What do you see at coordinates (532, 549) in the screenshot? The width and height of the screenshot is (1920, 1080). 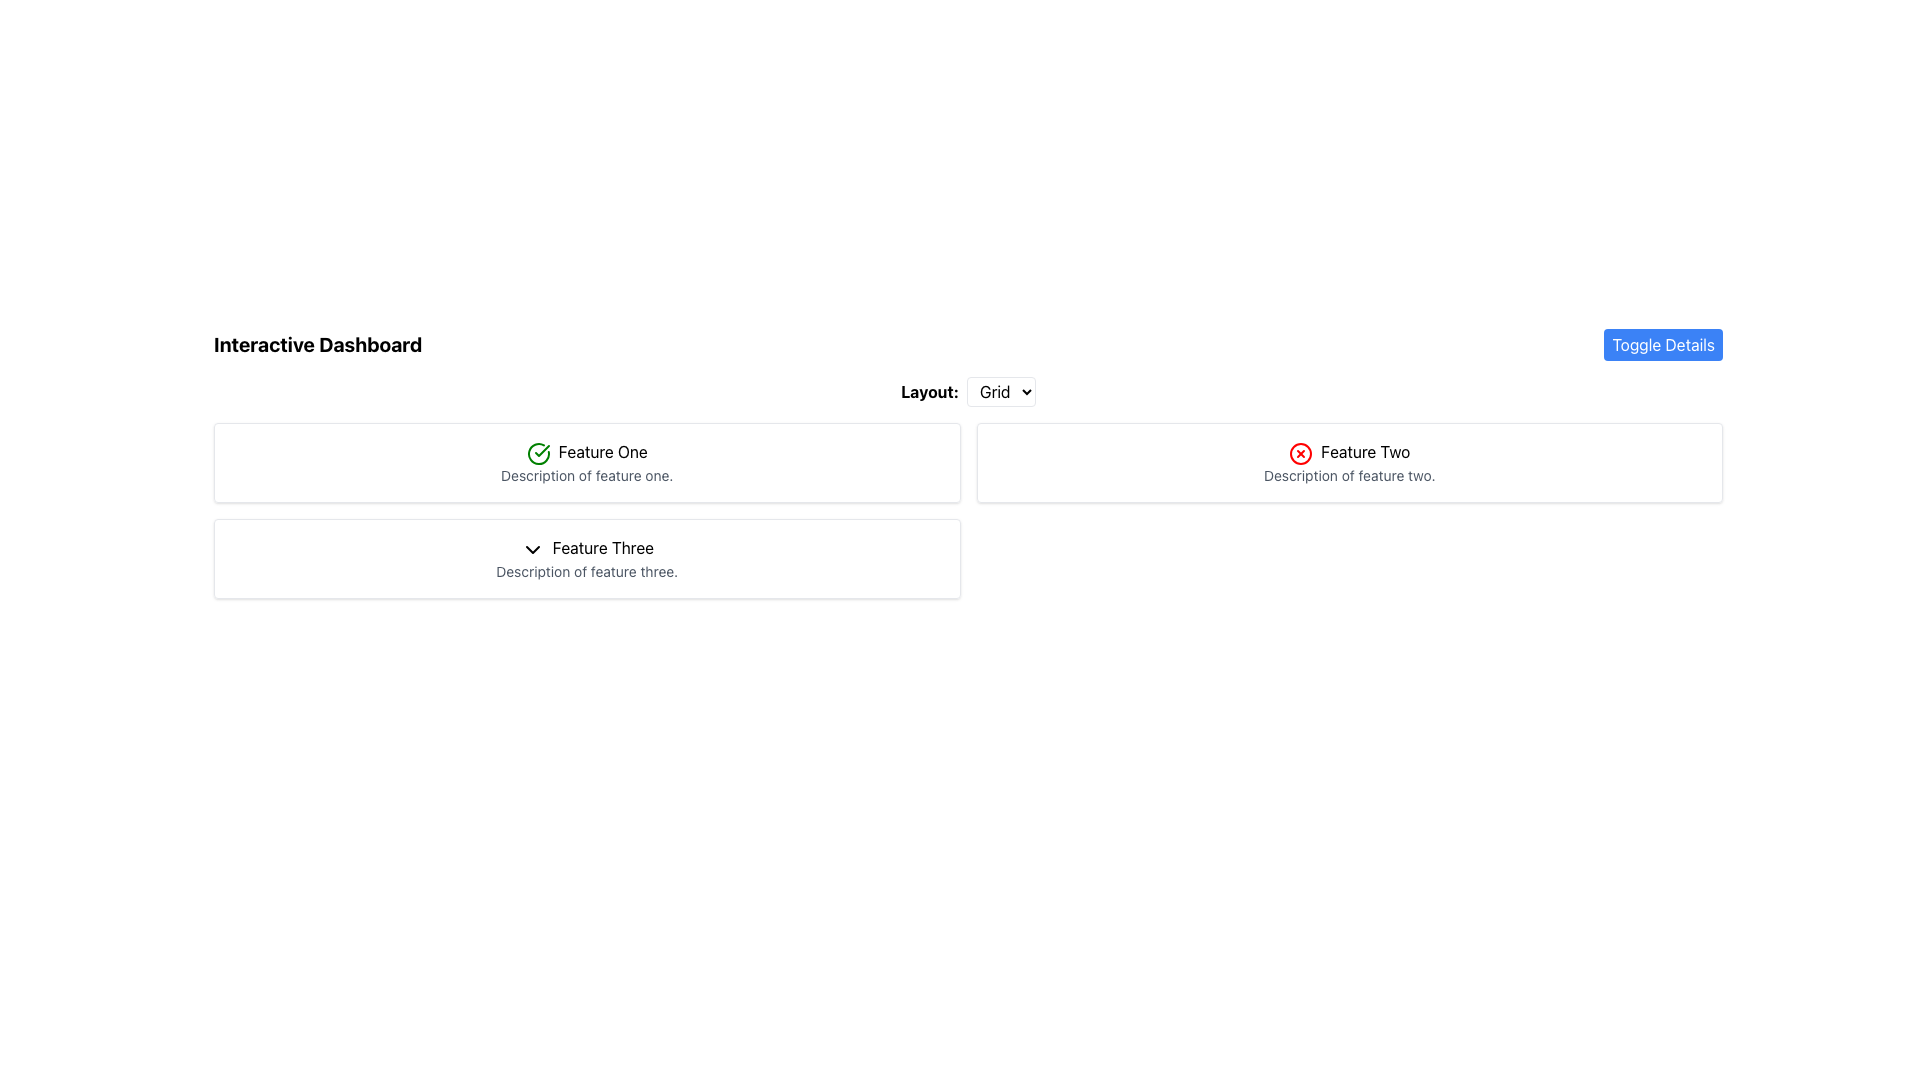 I see `the chevron-down icon in the 'Feature Three' block` at bounding box center [532, 549].